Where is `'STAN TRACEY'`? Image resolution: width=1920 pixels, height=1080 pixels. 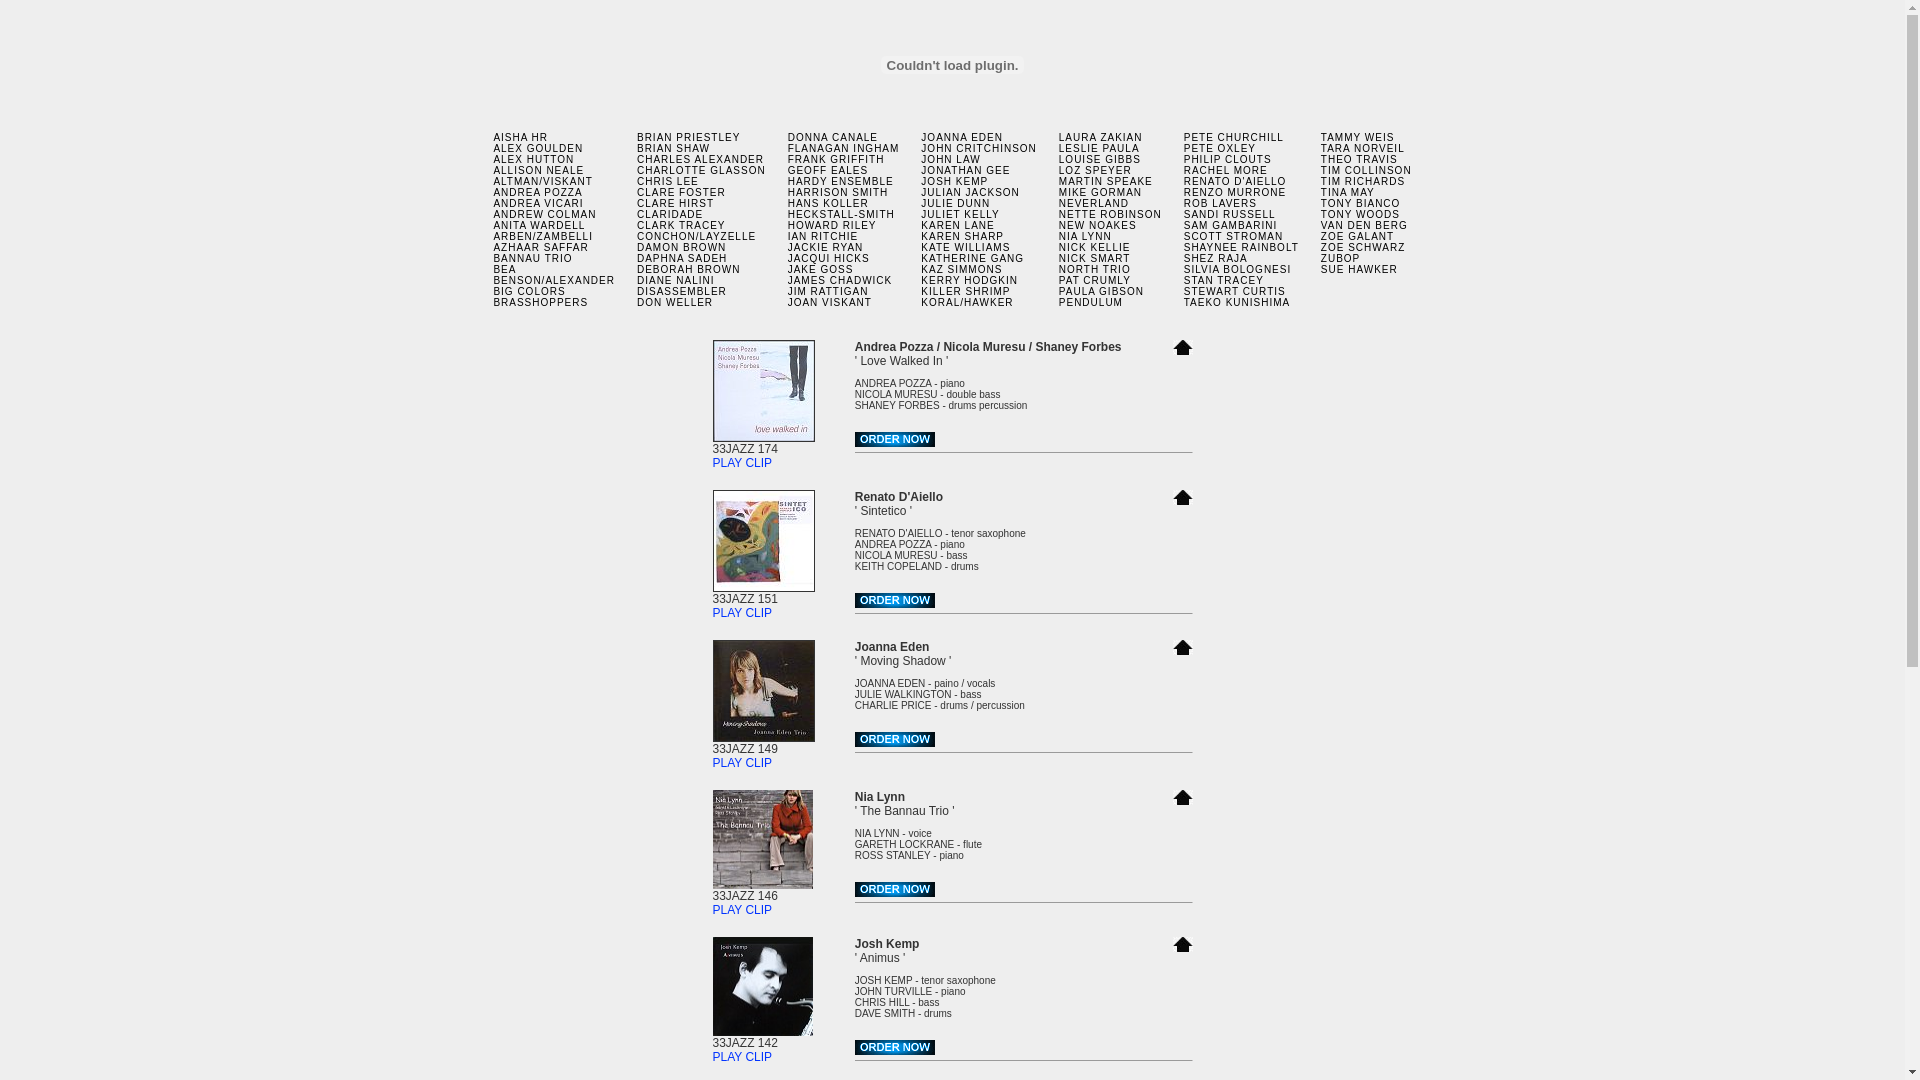 'STAN TRACEY' is located at coordinates (1184, 280).